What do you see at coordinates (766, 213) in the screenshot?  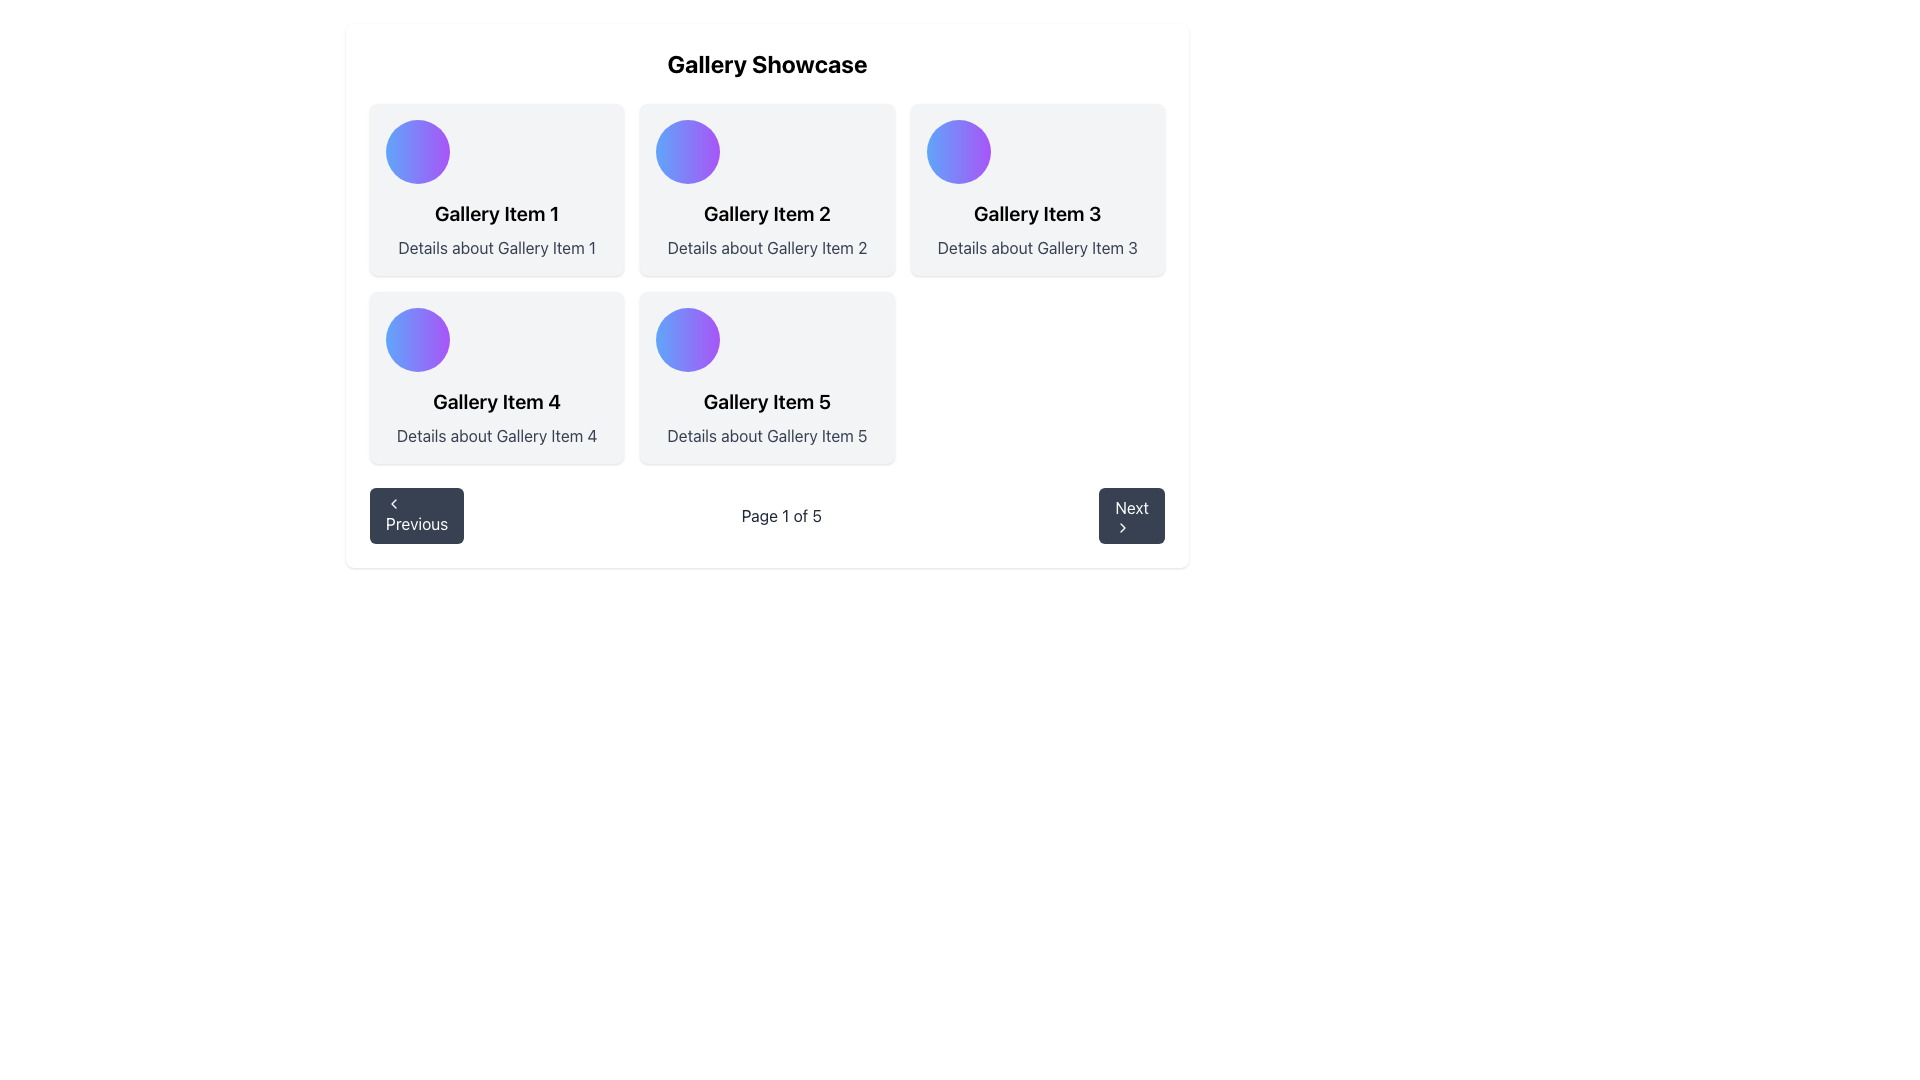 I see `text element labeled 'Gallery Item 2', which is styled in bold and larger font, located in the top-middle of the second card in a grid layout with a light gray backdrop` at bounding box center [766, 213].